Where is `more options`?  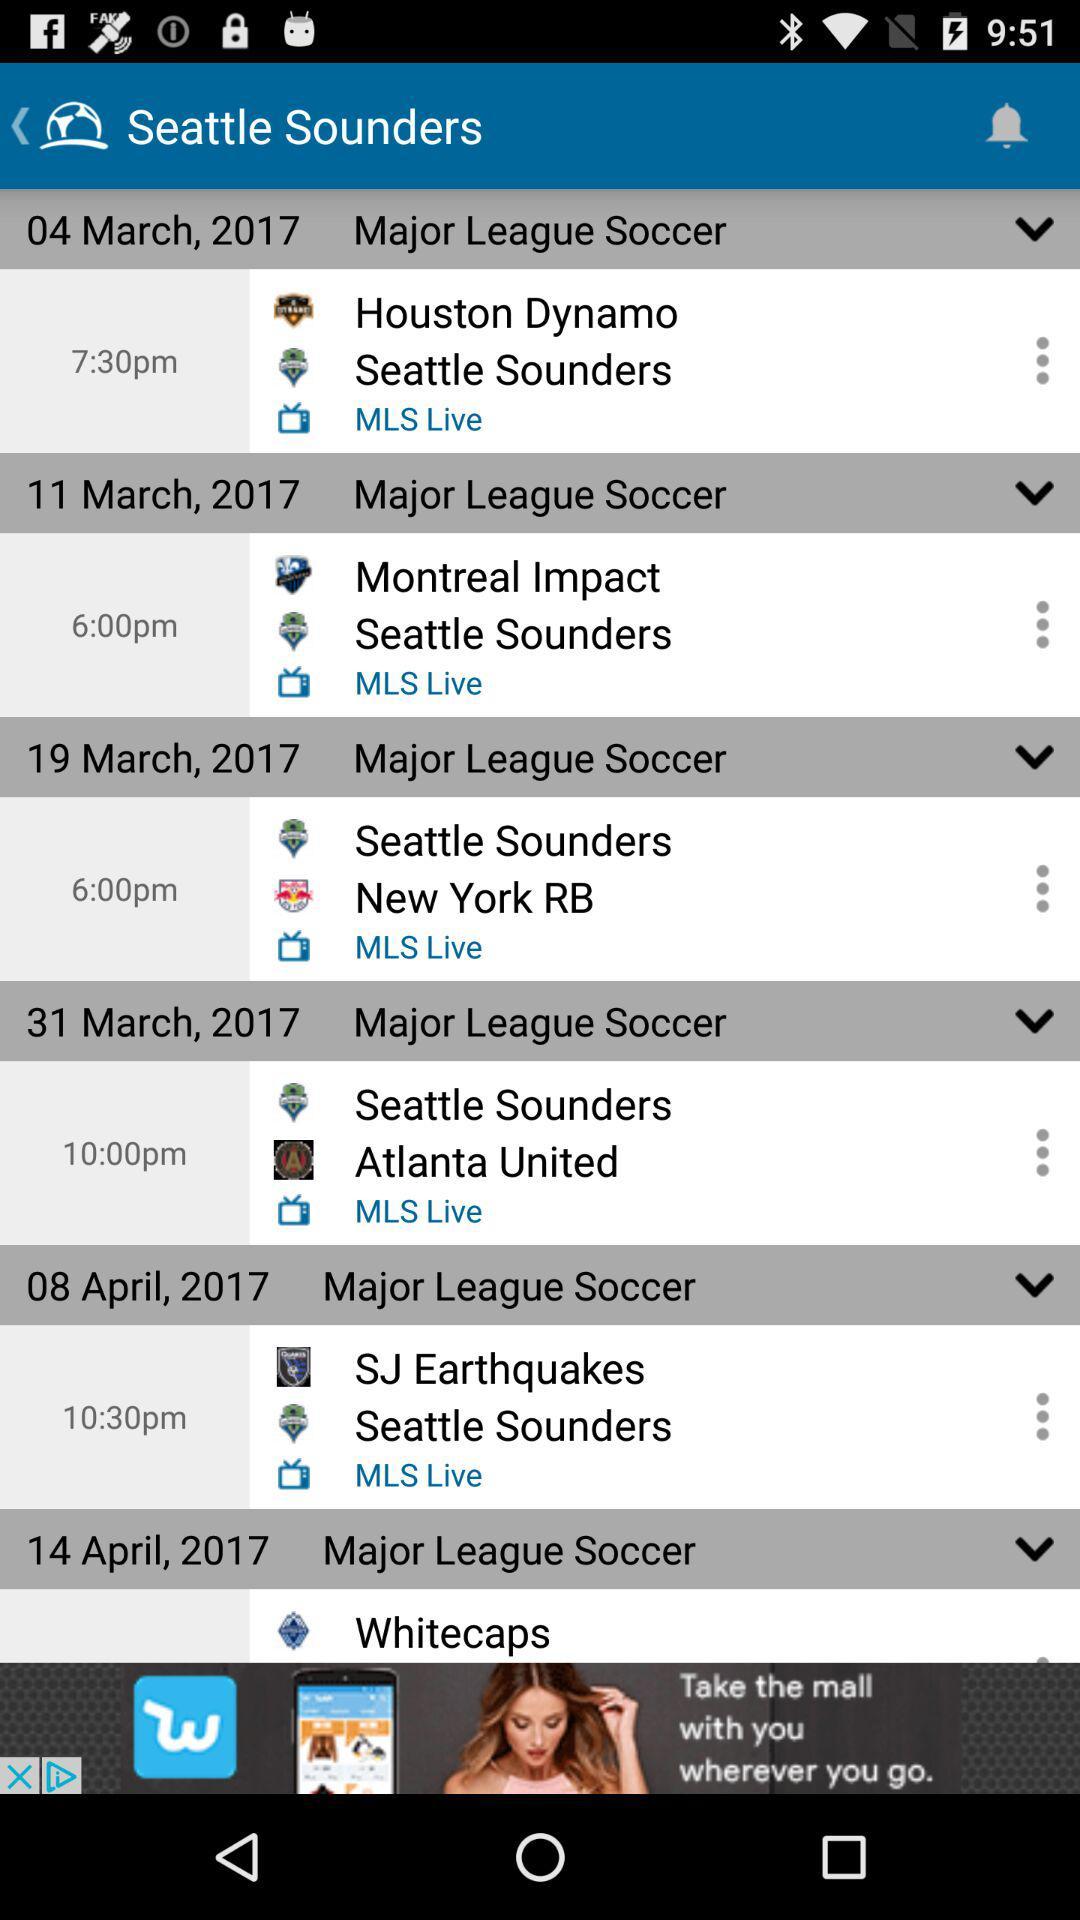 more options is located at coordinates (1035, 1152).